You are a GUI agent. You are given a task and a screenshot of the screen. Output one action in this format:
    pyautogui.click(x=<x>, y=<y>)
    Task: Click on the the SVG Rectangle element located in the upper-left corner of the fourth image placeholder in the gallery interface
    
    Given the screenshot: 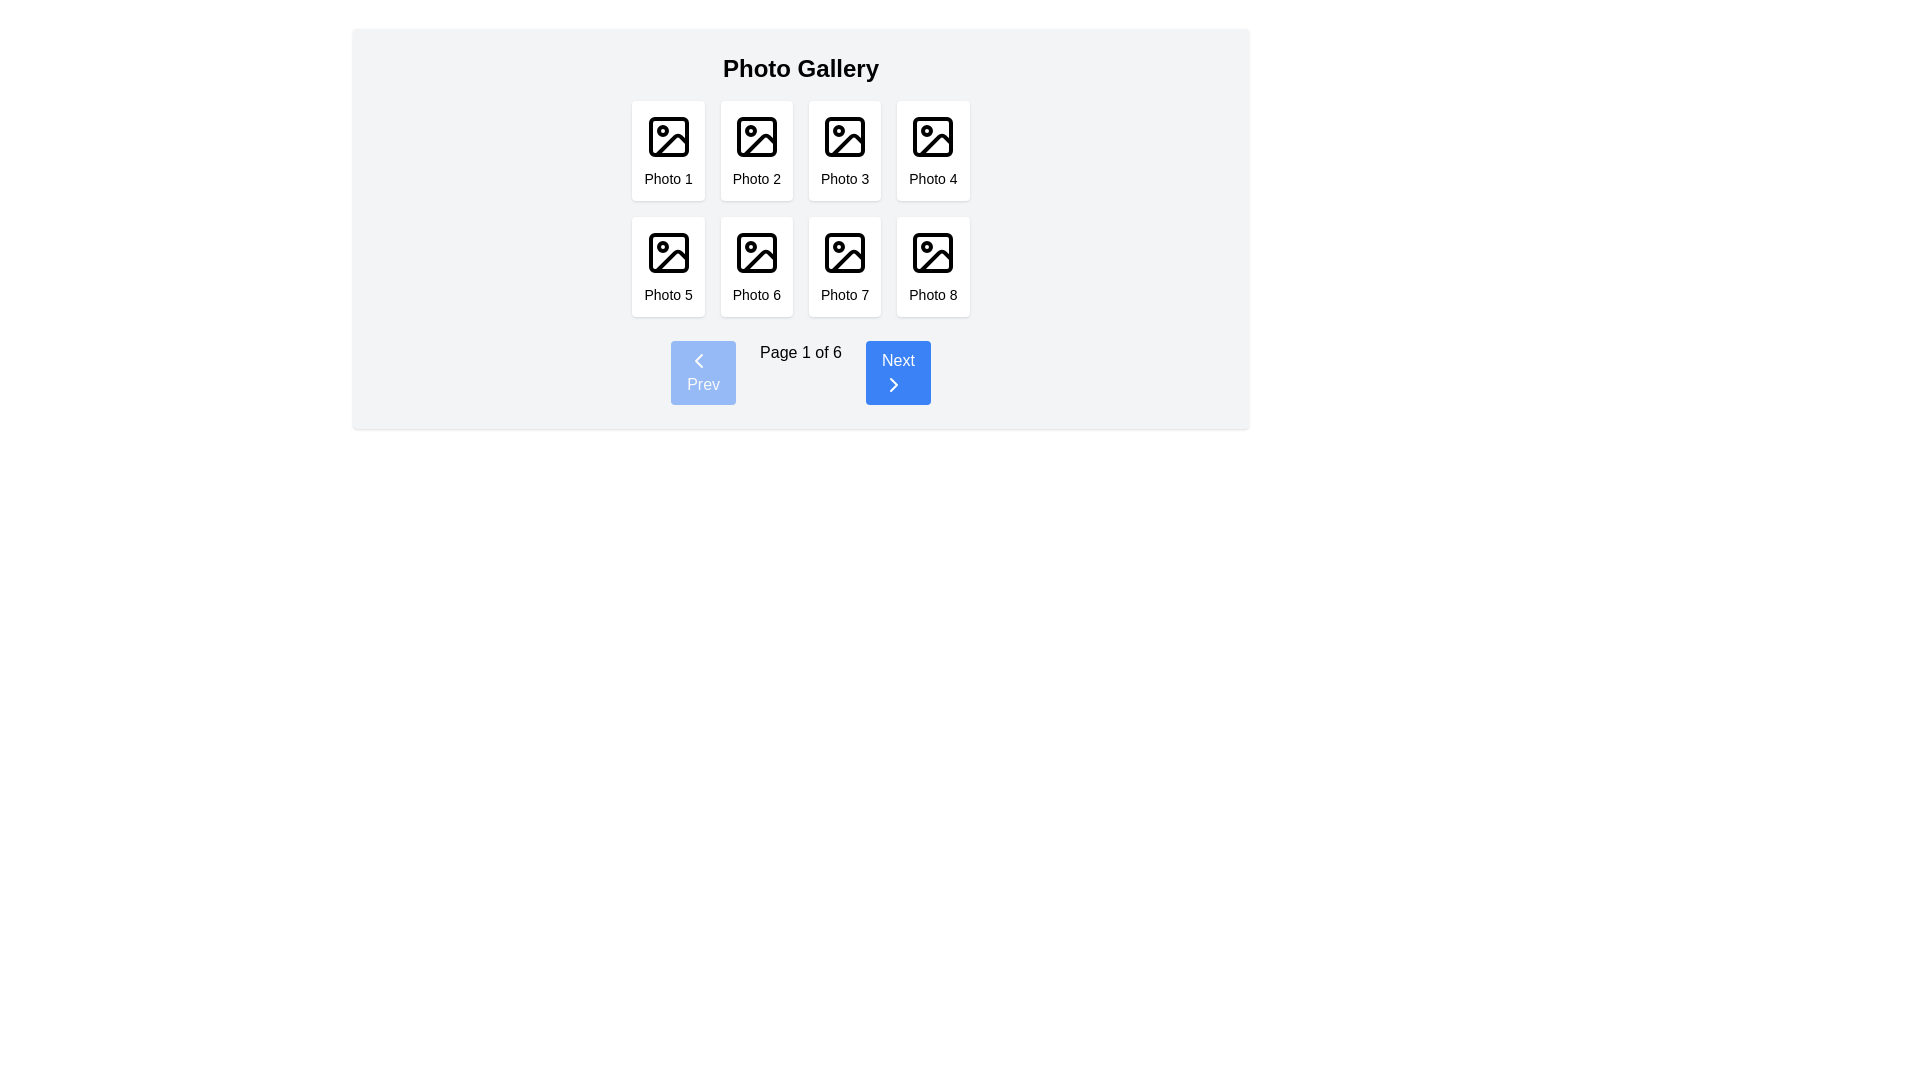 What is the action you would take?
    pyautogui.click(x=932, y=136)
    